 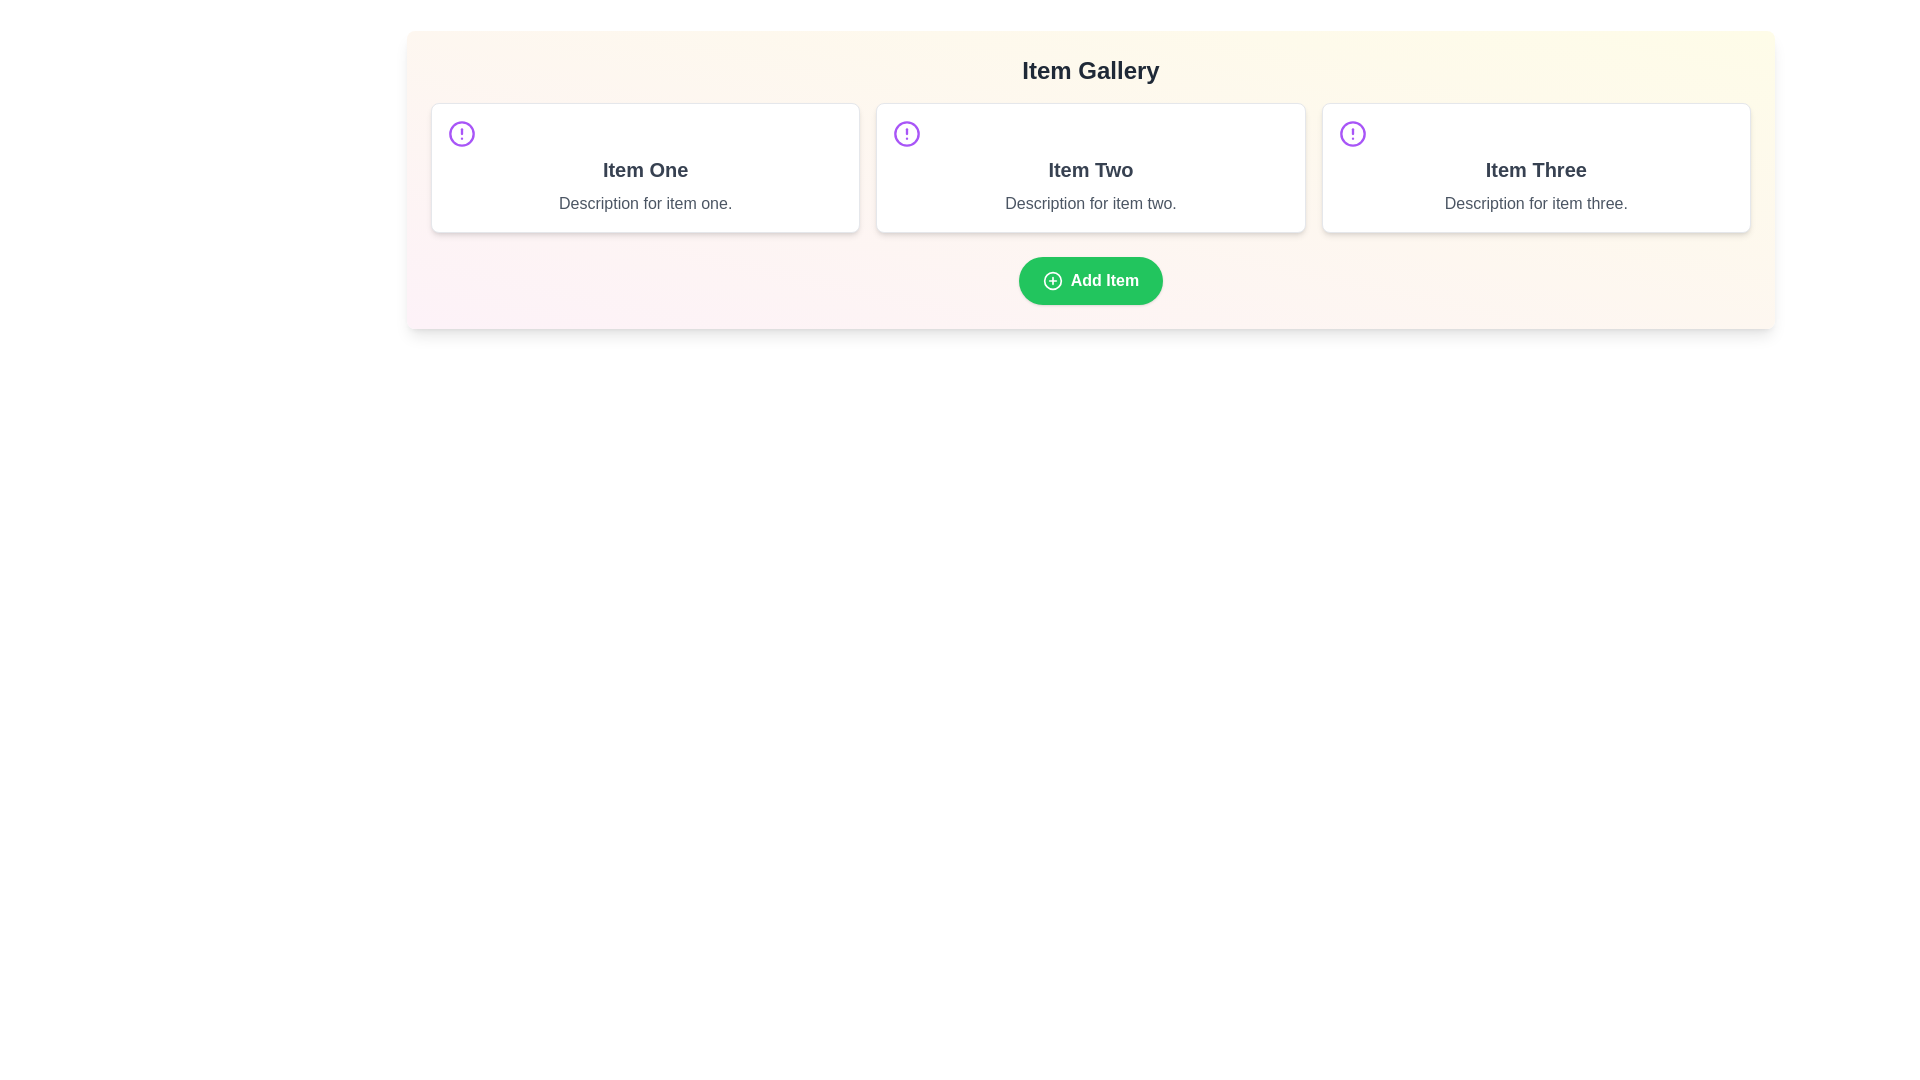 I want to click on the bold, extra-large gray text reading 'Item Three', which is centrally placed within the third card layout, so click(x=1535, y=168).